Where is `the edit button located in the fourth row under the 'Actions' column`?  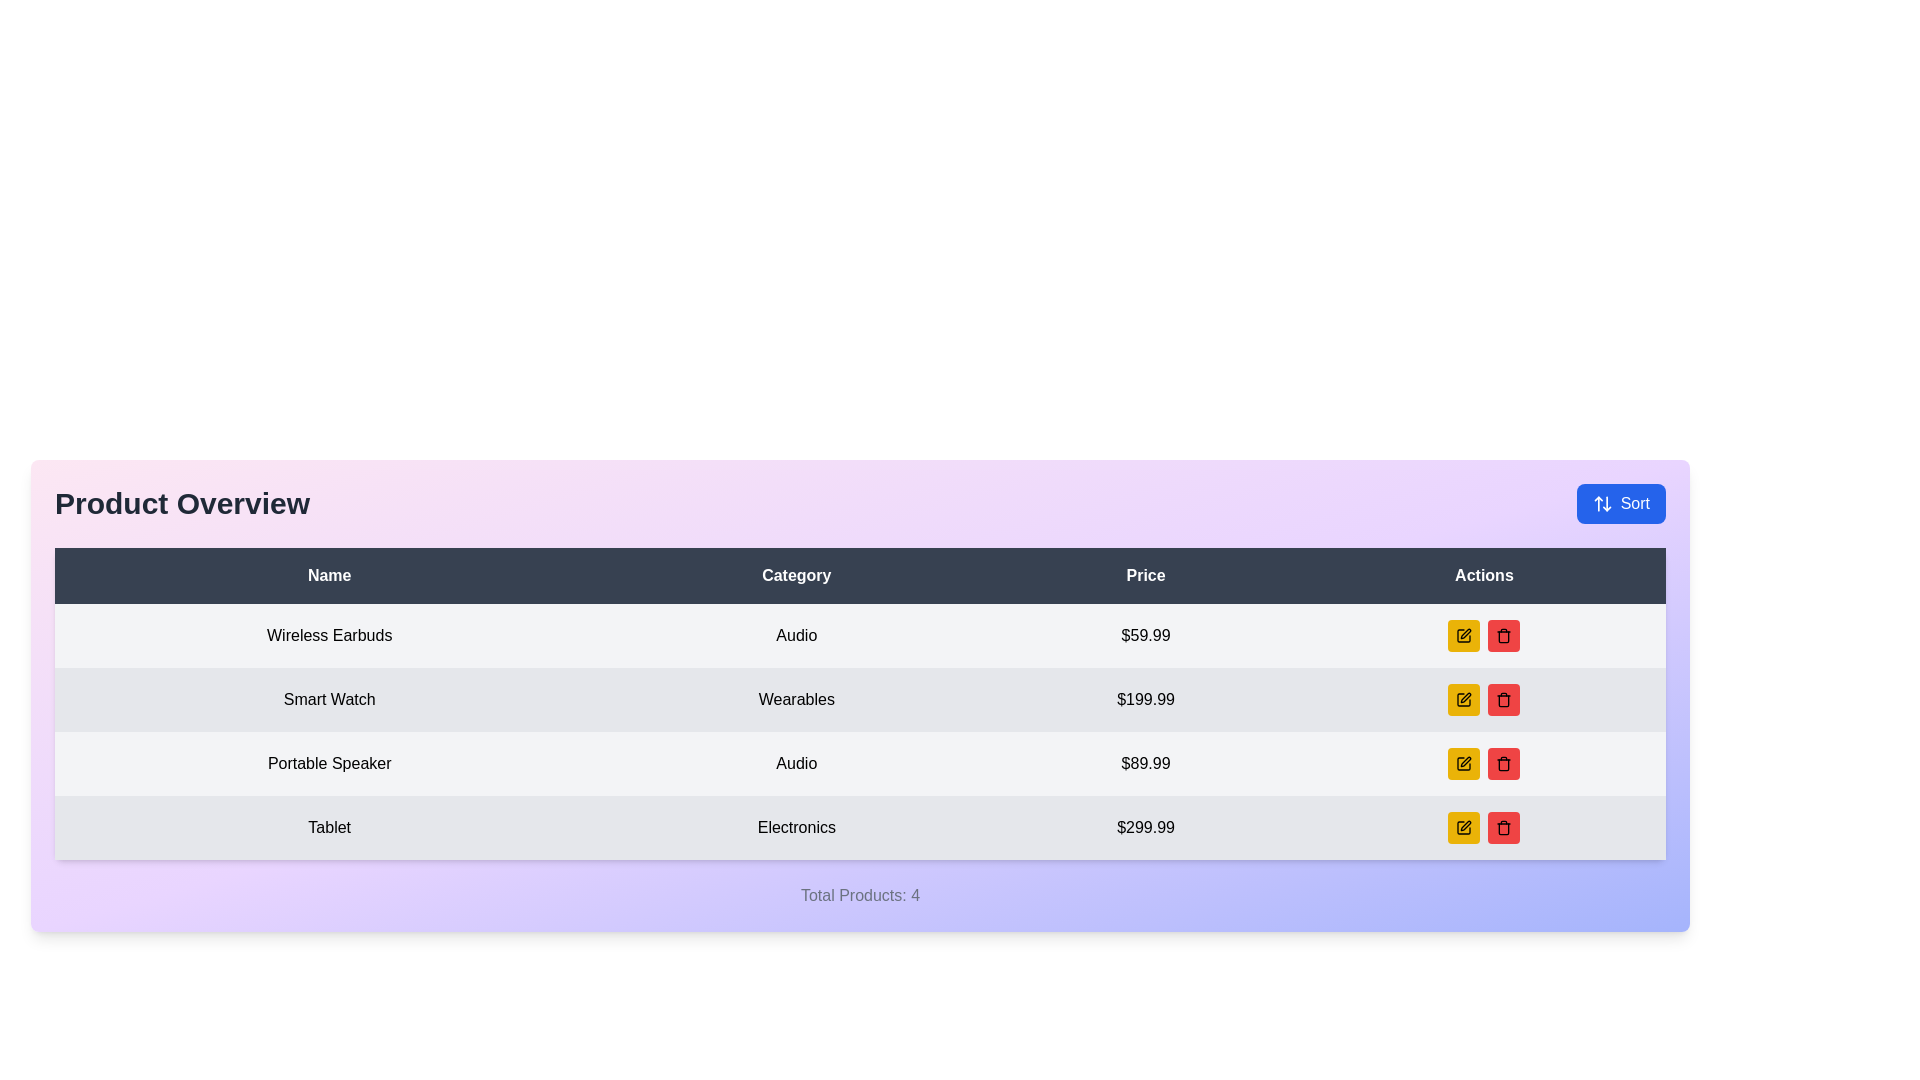 the edit button located in the fourth row under the 'Actions' column is located at coordinates (1464, 828).